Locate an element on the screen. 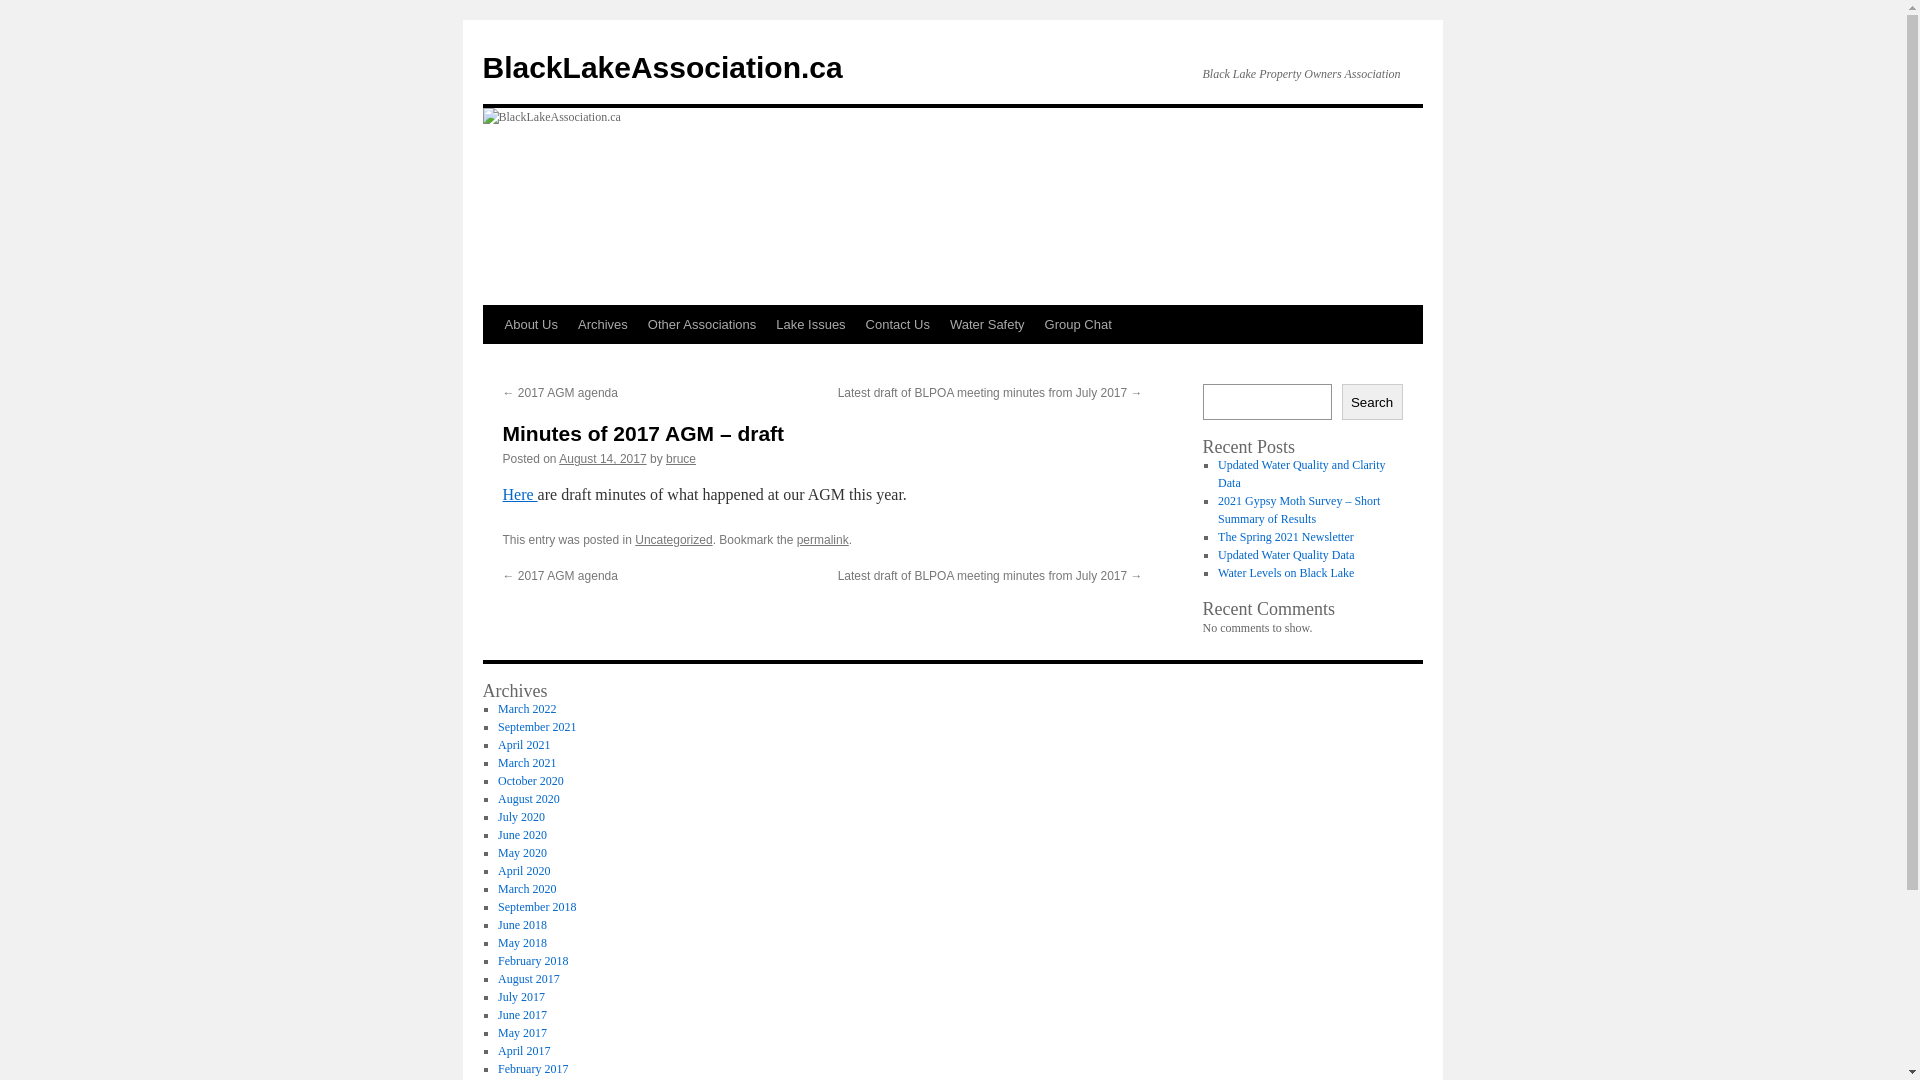 The image size is (1920, 1080). 'About Us' is located at coordinates (530, 323).